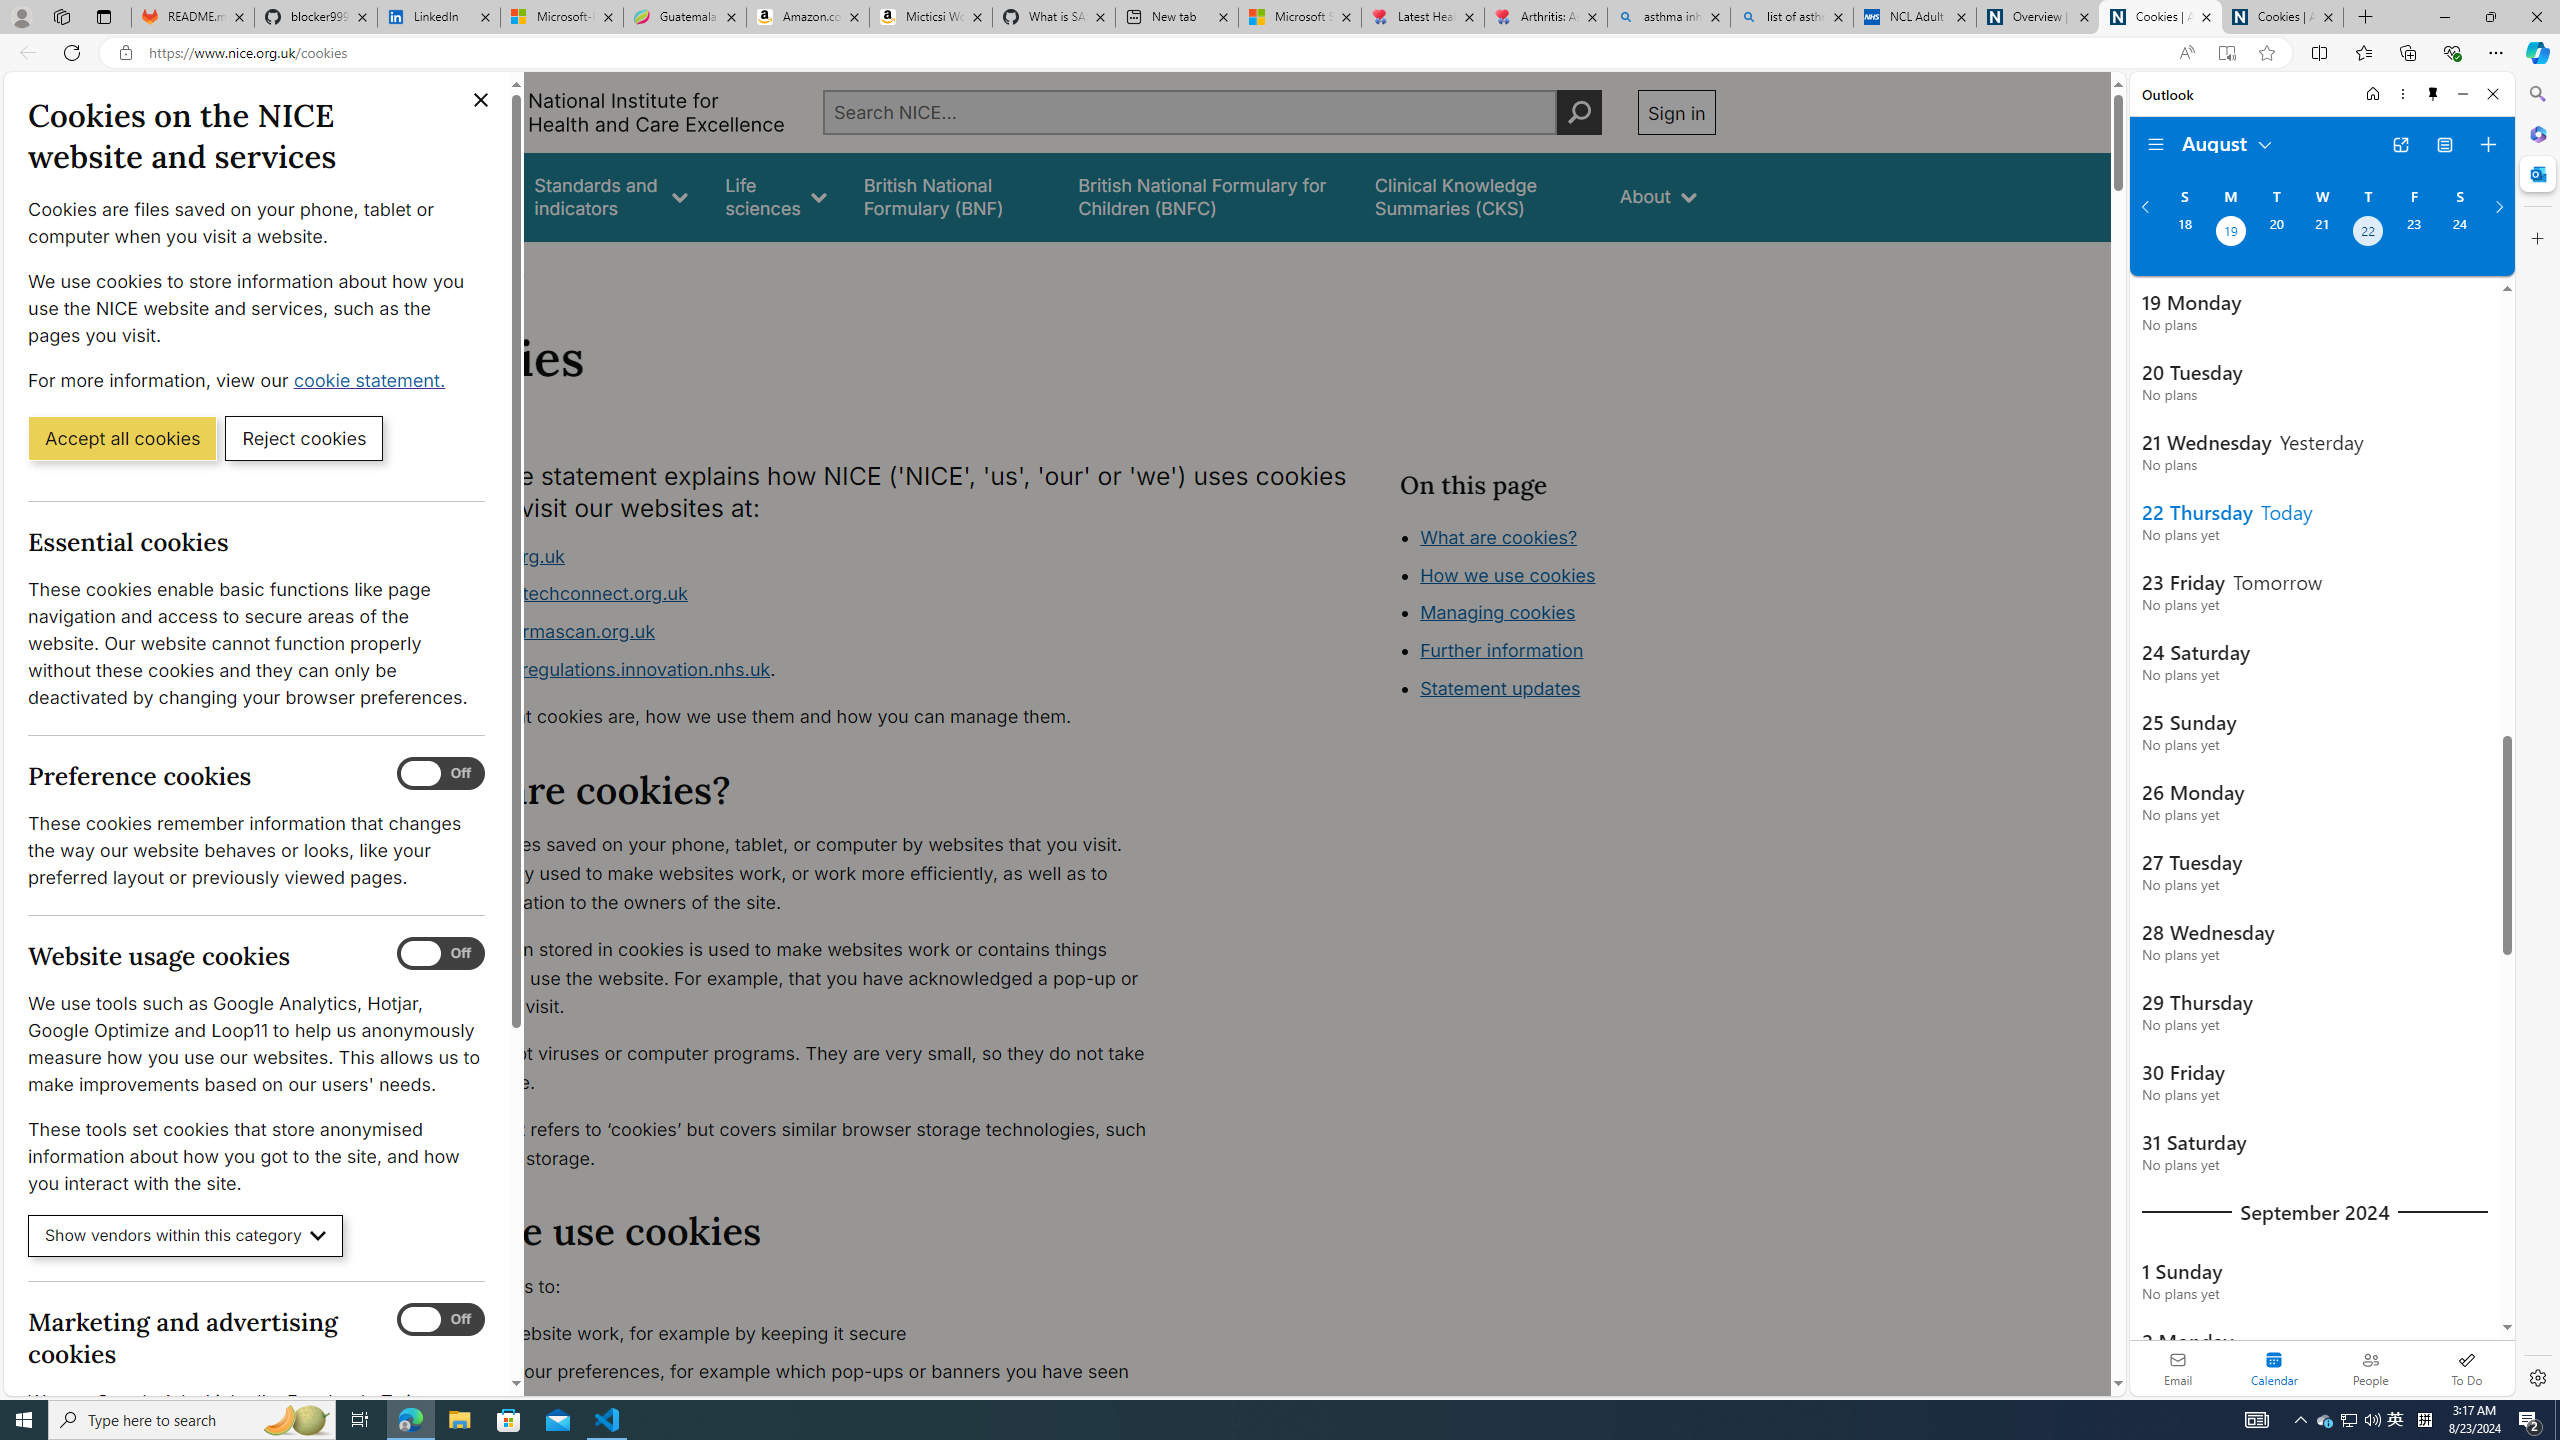  I want to click on 'Perform search', so click(1578, 111).